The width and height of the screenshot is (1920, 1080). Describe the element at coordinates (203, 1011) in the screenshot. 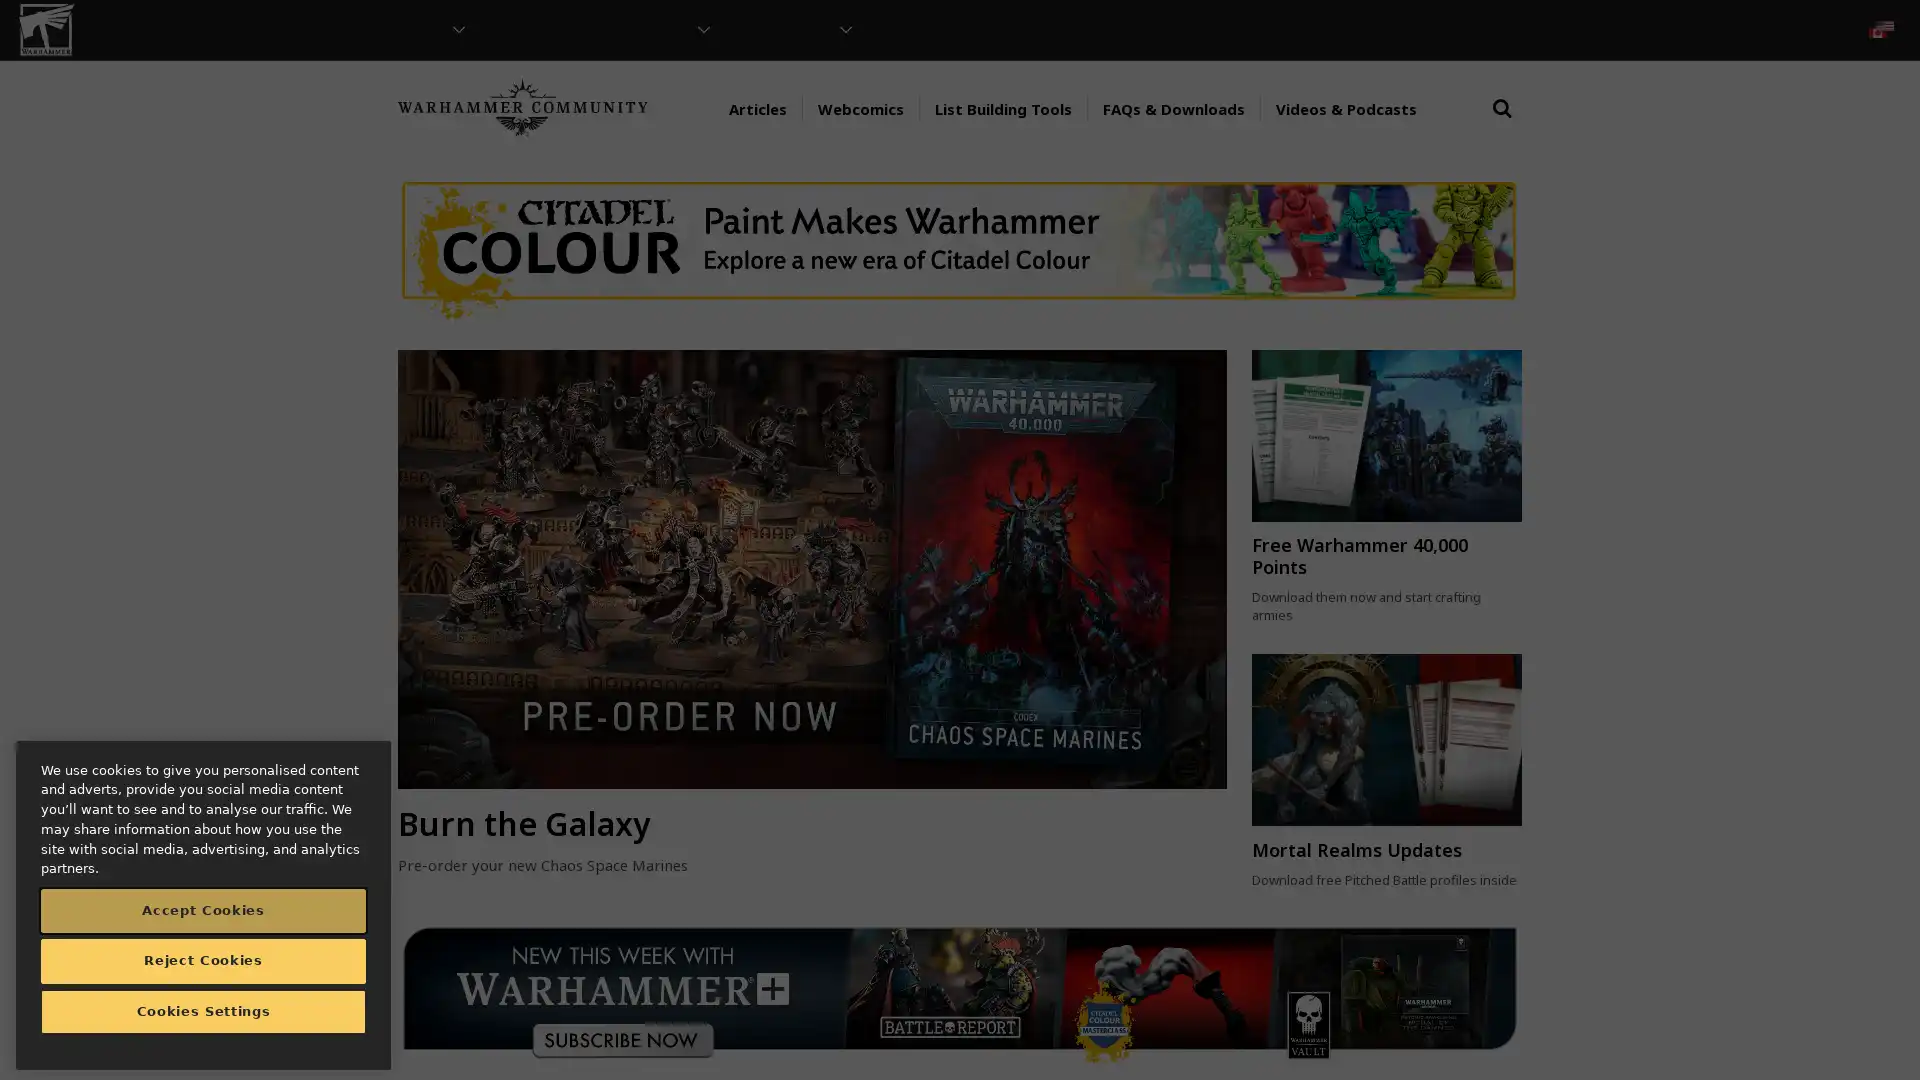

I see `Cookies Settings` at that location.